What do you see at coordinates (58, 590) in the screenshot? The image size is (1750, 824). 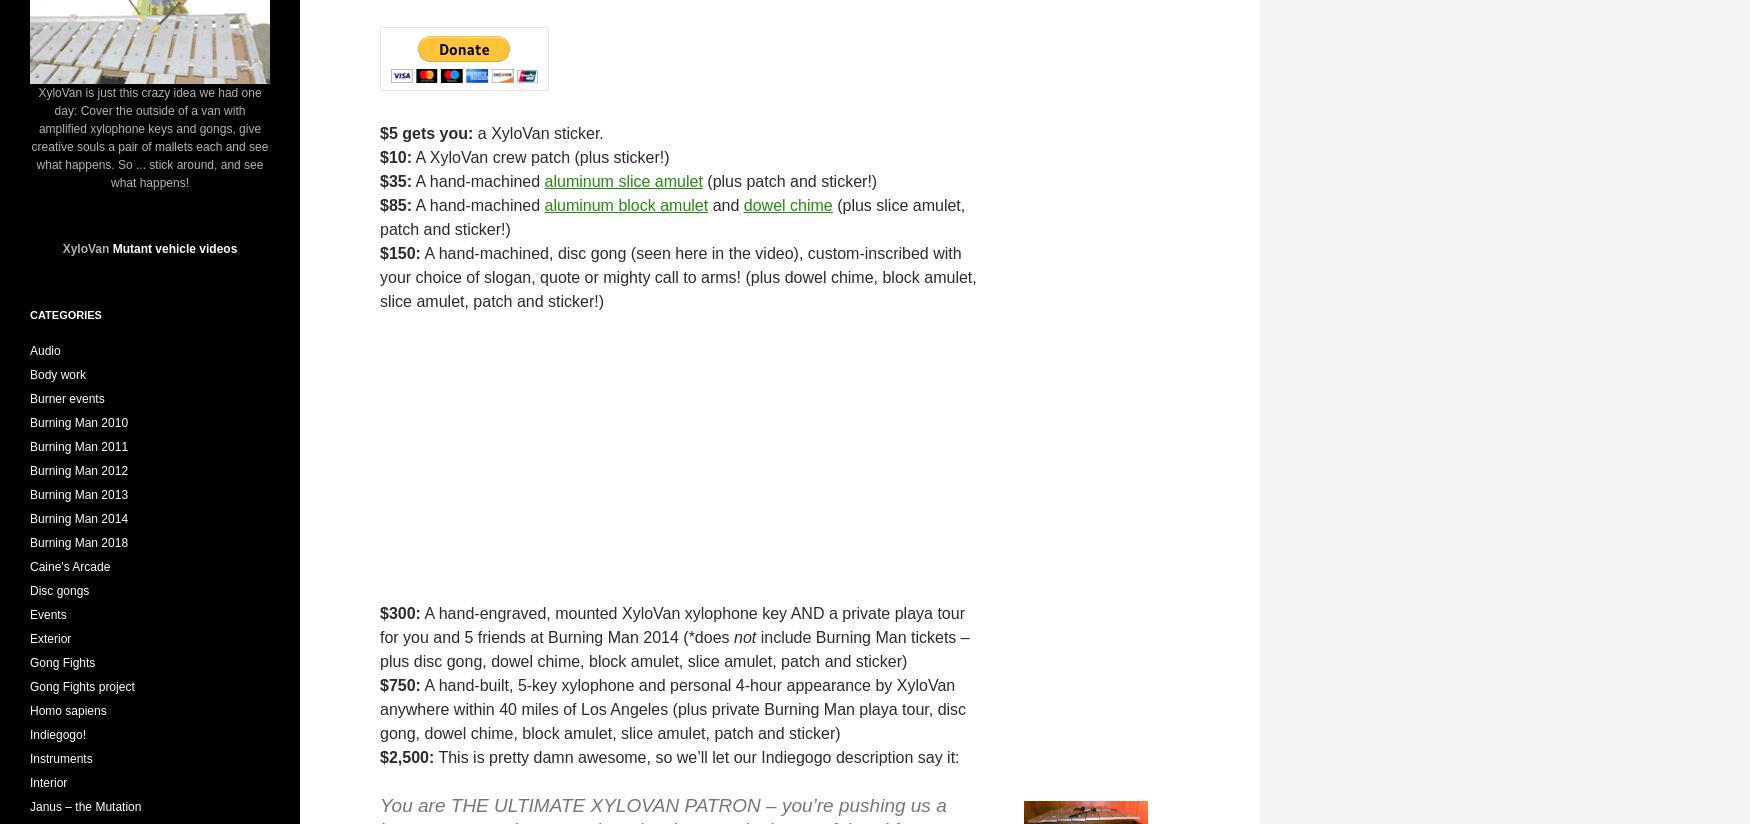 I see `'Disc gongs'` at bounding box center [58, 590].